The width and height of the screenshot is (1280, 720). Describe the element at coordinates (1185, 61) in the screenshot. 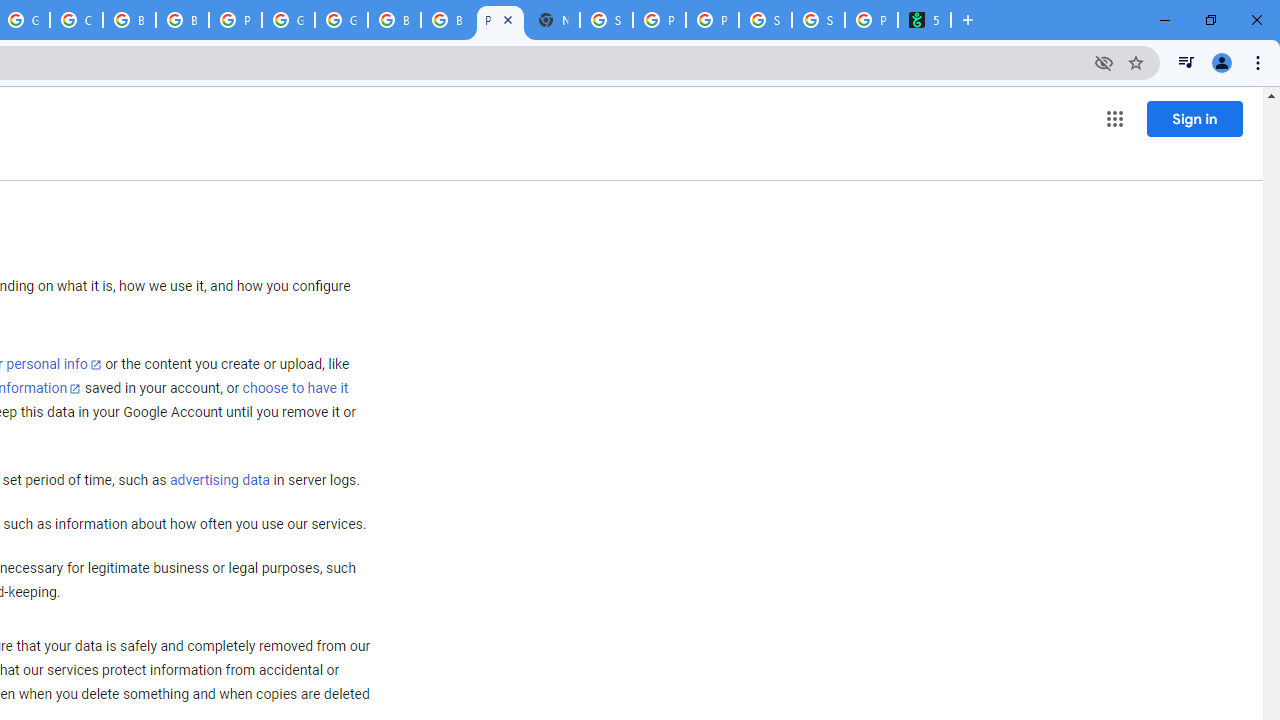

I see `'Control your music, videos, and more'` at that location.